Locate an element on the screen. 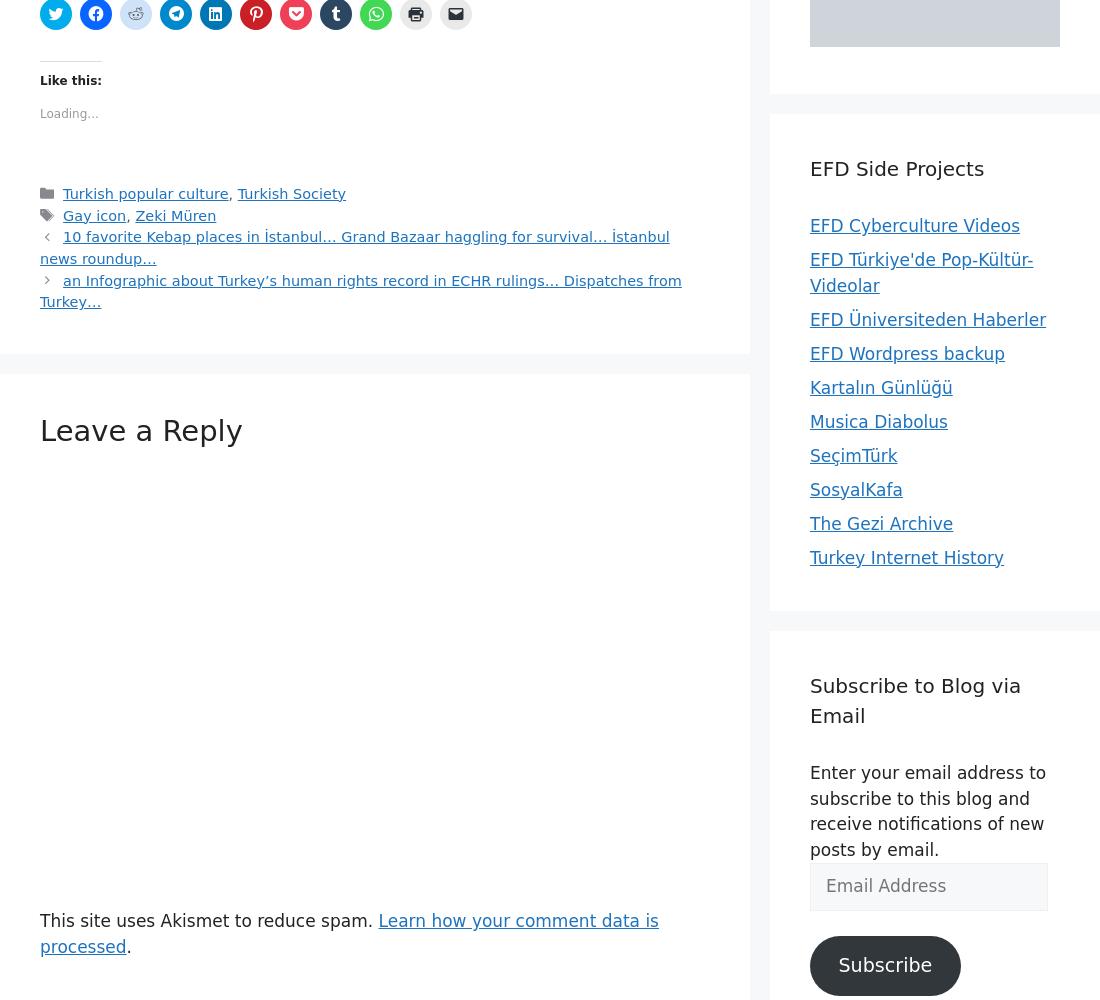 The height and width of the screenshot is (1000, 1100). 'Zeki Müren' is located at coordinates (174, 214).